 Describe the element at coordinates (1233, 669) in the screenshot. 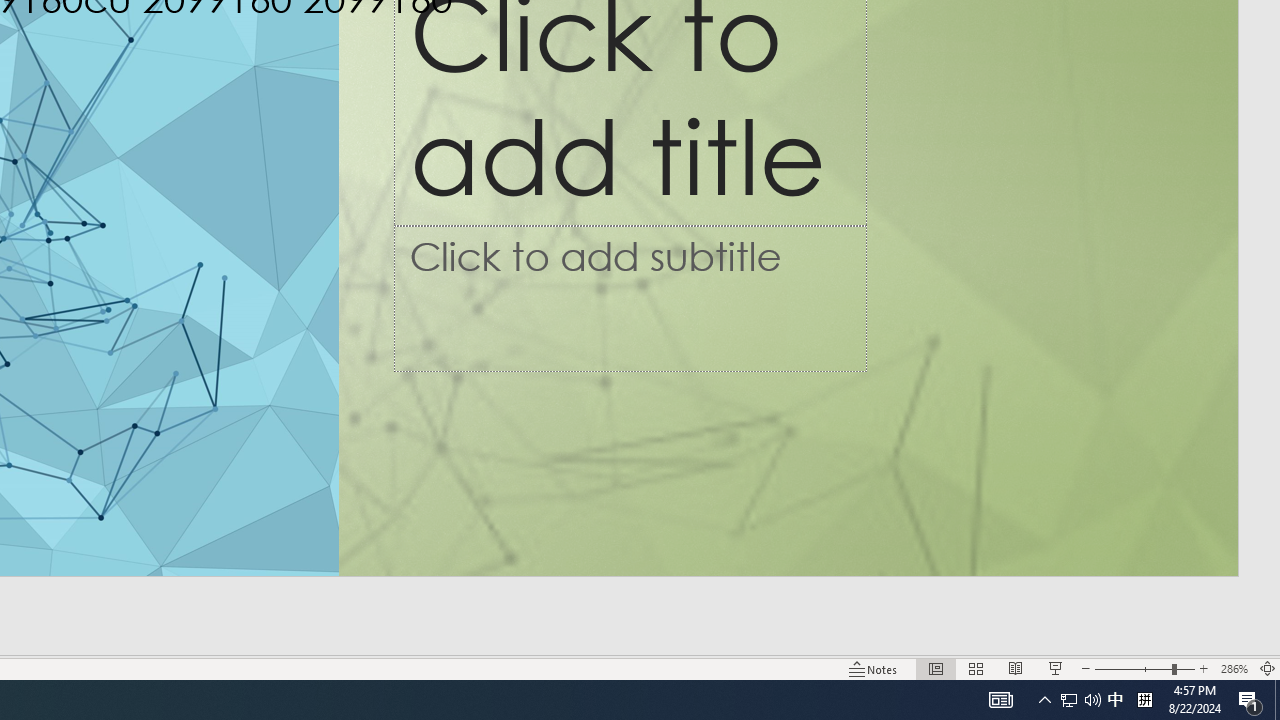

I see `'Zoom 286%'` at that location.